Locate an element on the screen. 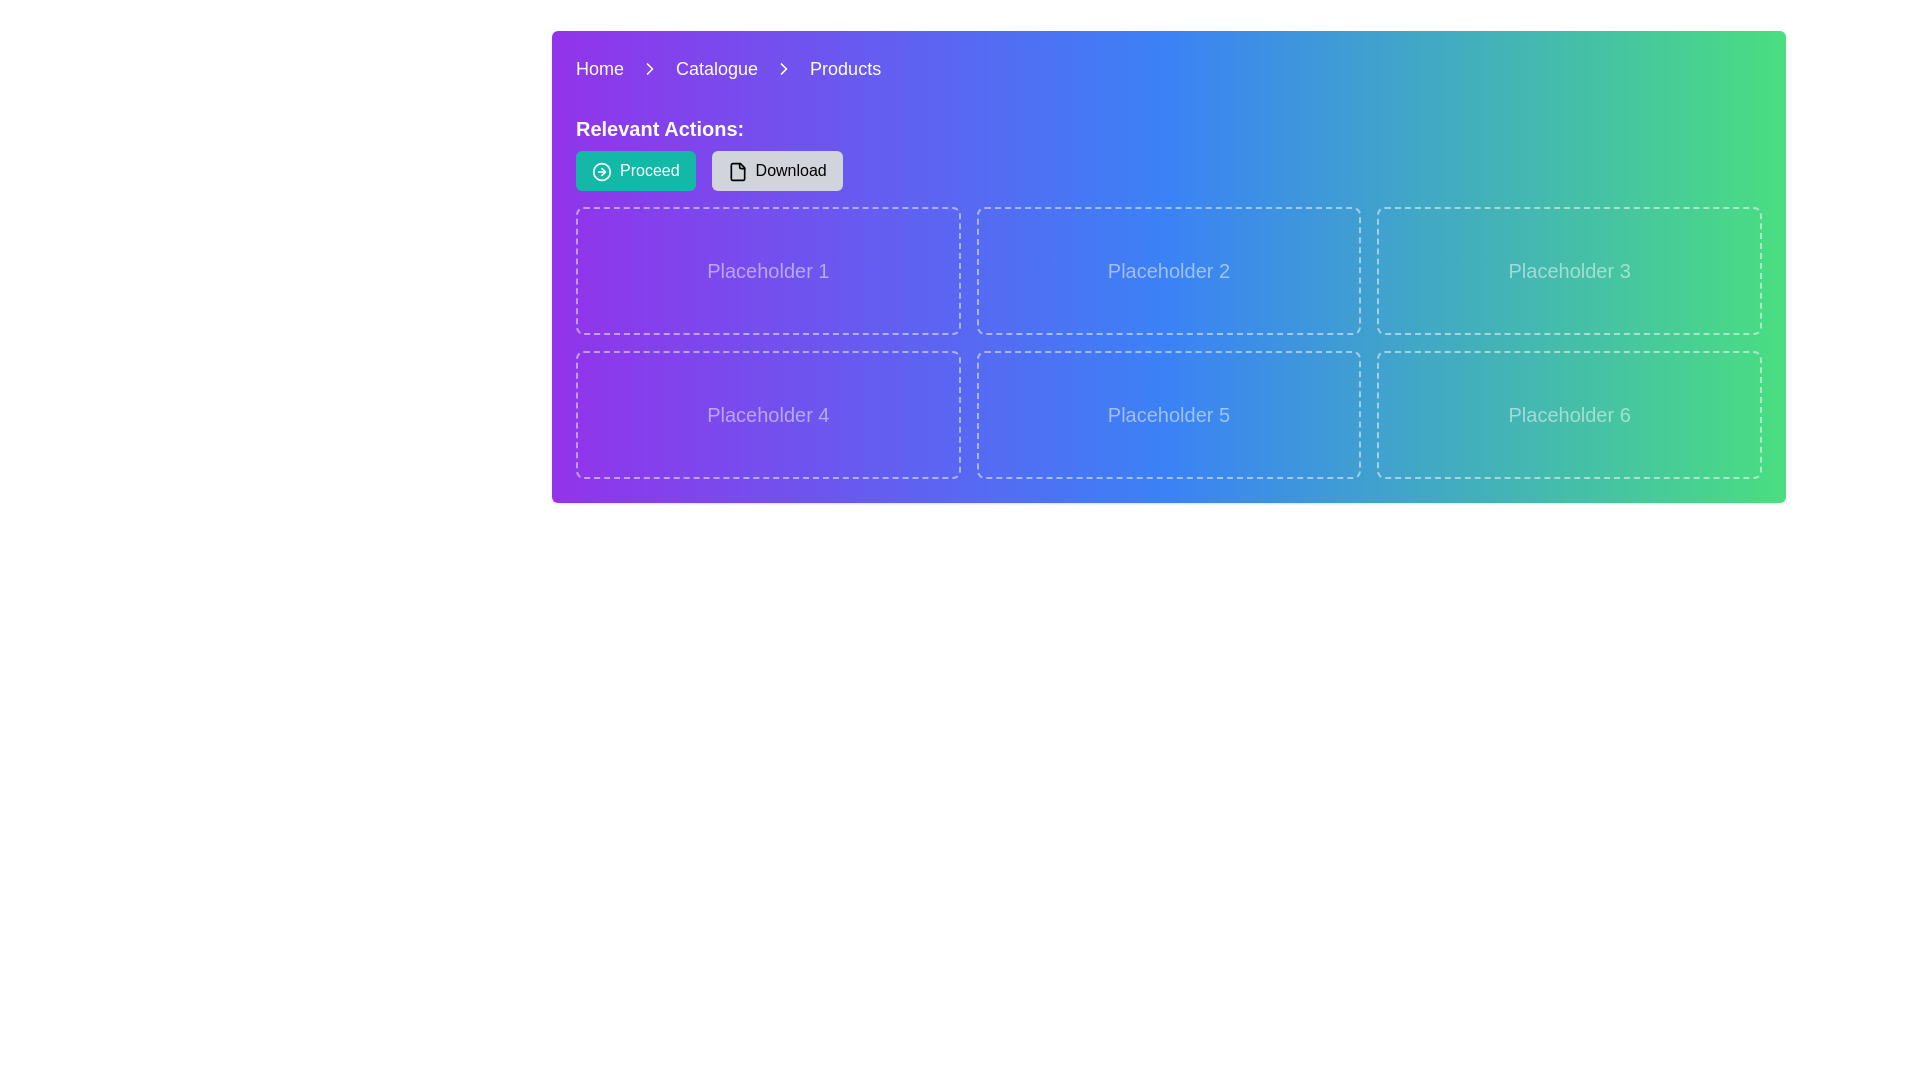 The height and width of the screenshot is (1080, 1920). the Placeholder box with a gradient background transitioning from purple to blue, featuring centered text 'Placeholder 4' in white font, located in the grid layout below 'Placeholder 1' is located at coordinates (767, 414).